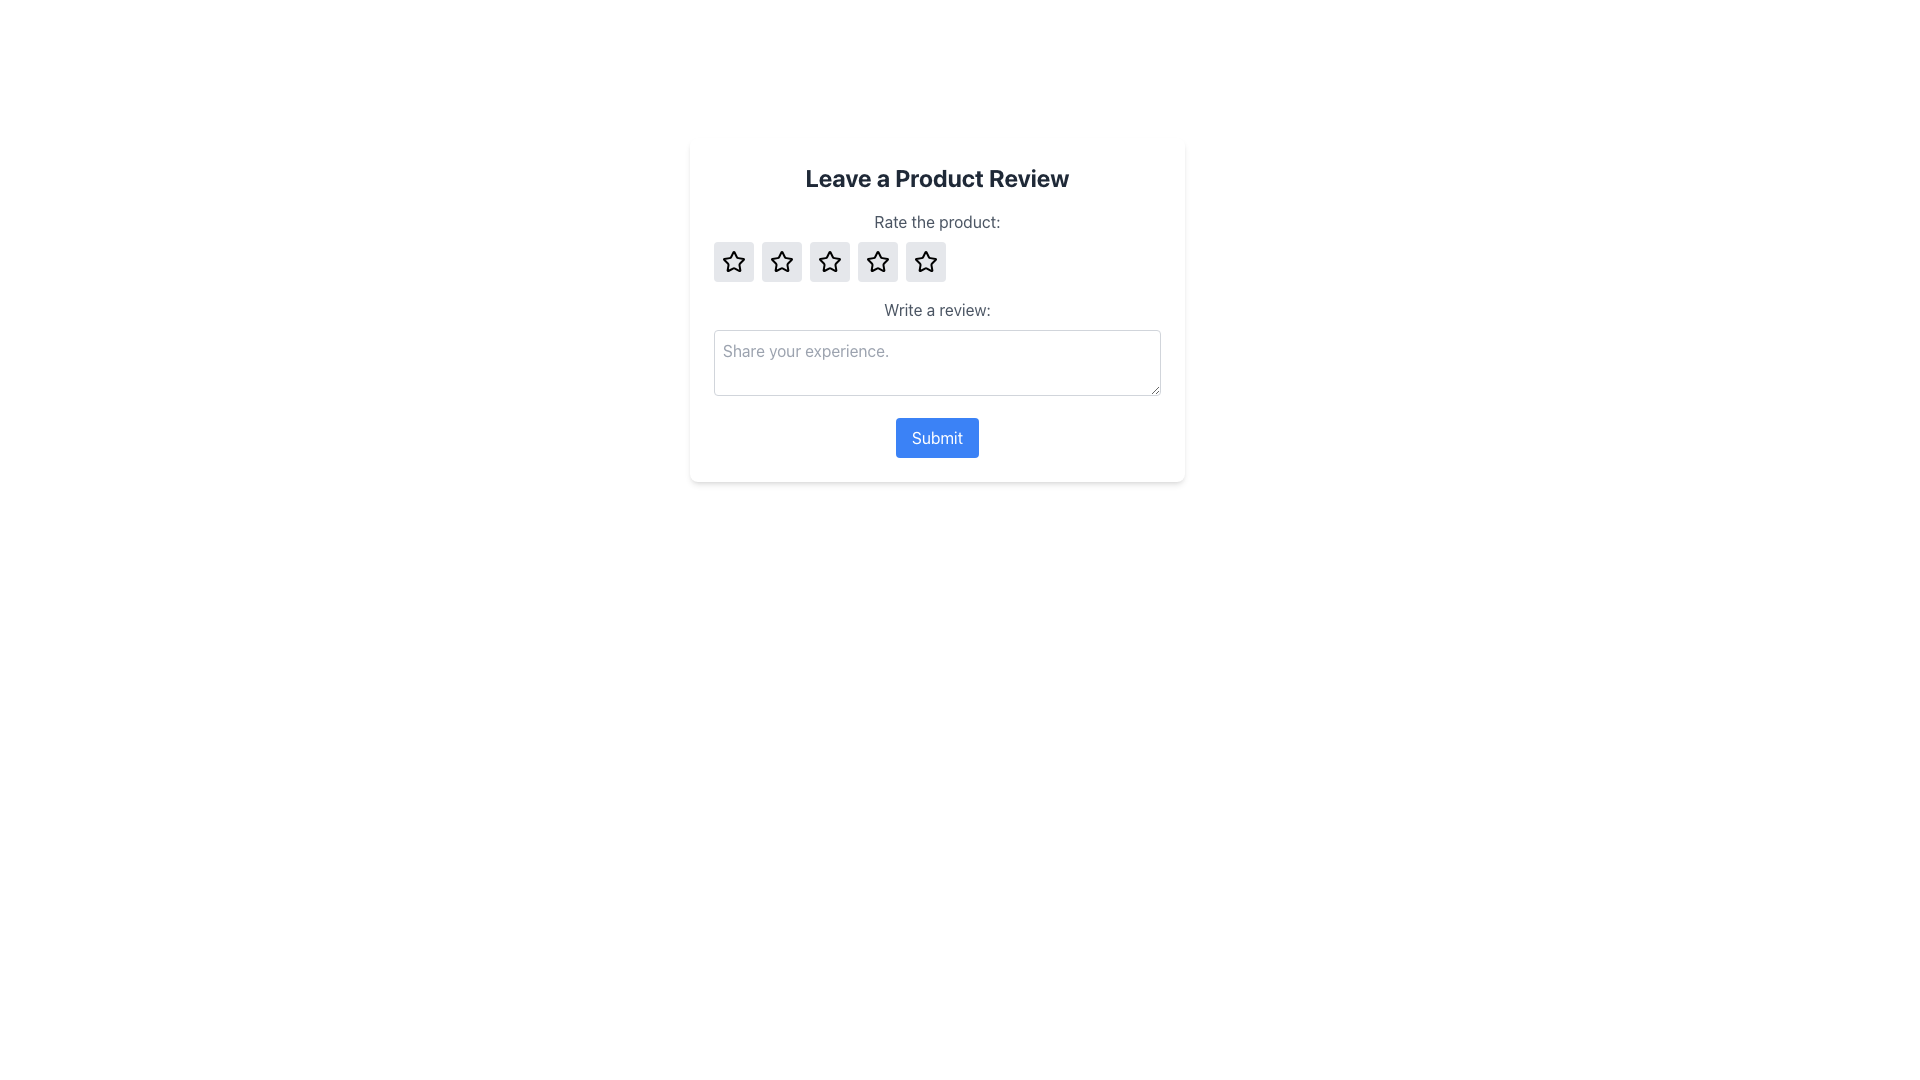 Image resolution: width=1920 pixels, height=1080 pixels. What do you see at coordinates (781, 261) in the screenshot?
I see `the third star-shaped button in the 'Rate the product' section of the 'Leave a Product Review' form` at bounding box center [781, 261].